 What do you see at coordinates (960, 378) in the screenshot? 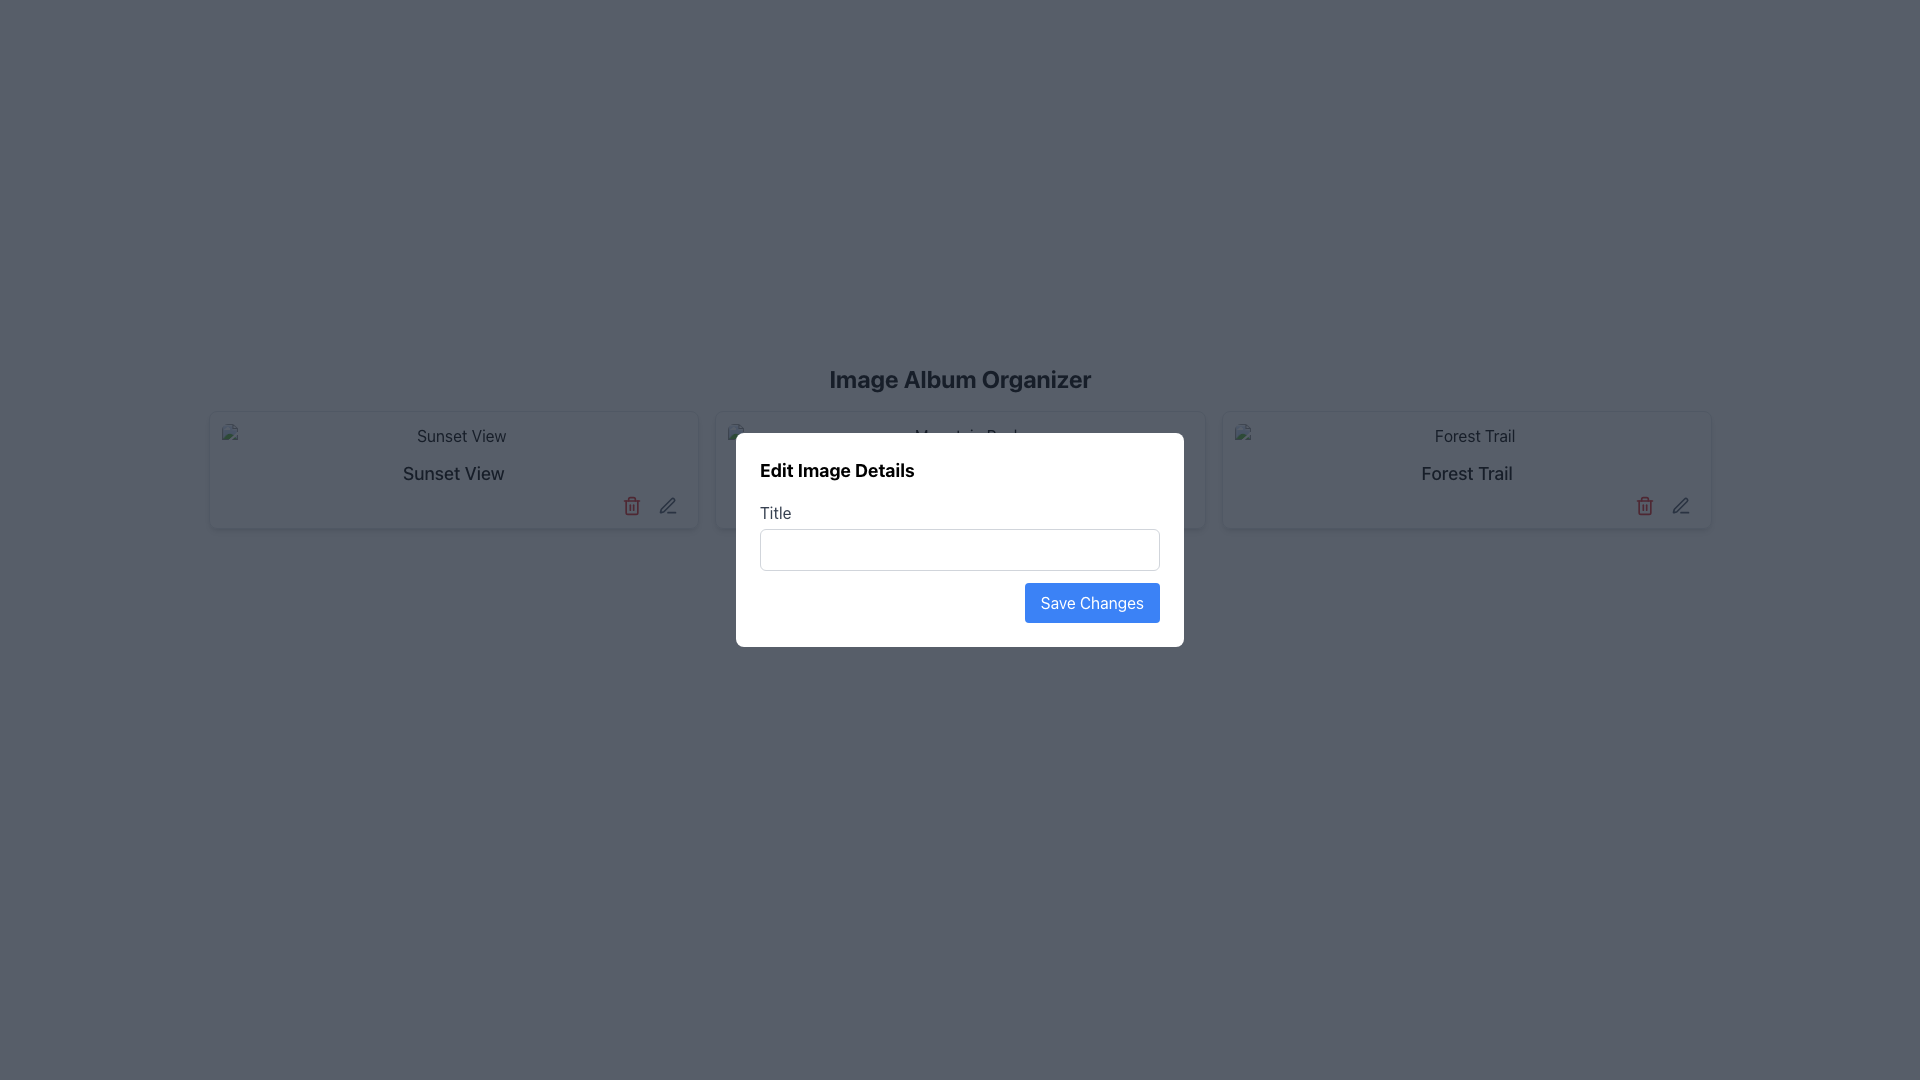
I see `the Header element, which serves as the title for the page and is located at the top-center of the content area` at bounding box center [960, 378].